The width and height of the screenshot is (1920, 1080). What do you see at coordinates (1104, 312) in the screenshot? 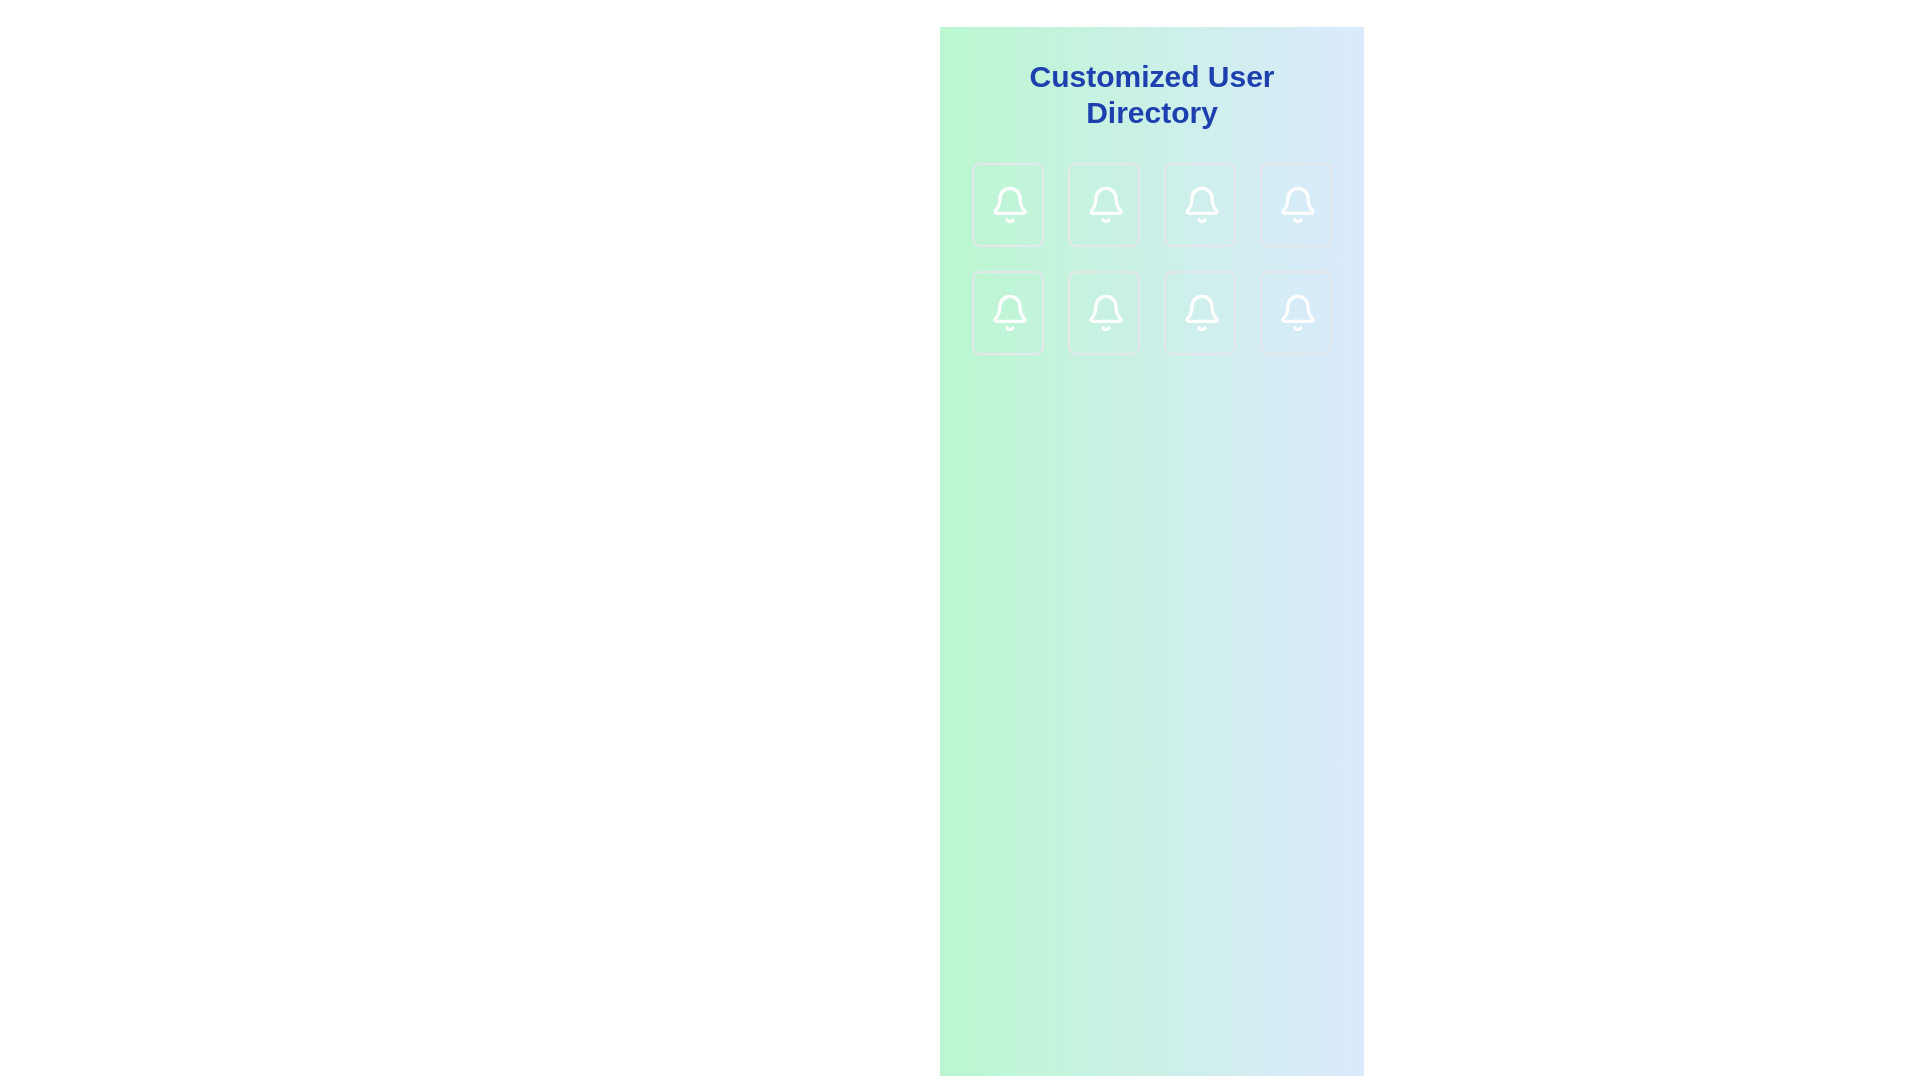
I see `the notification bell icon, which is an outline of a bell shape in white, located in the second row and second column of the grid layout` at bounding box center [1104, 312].